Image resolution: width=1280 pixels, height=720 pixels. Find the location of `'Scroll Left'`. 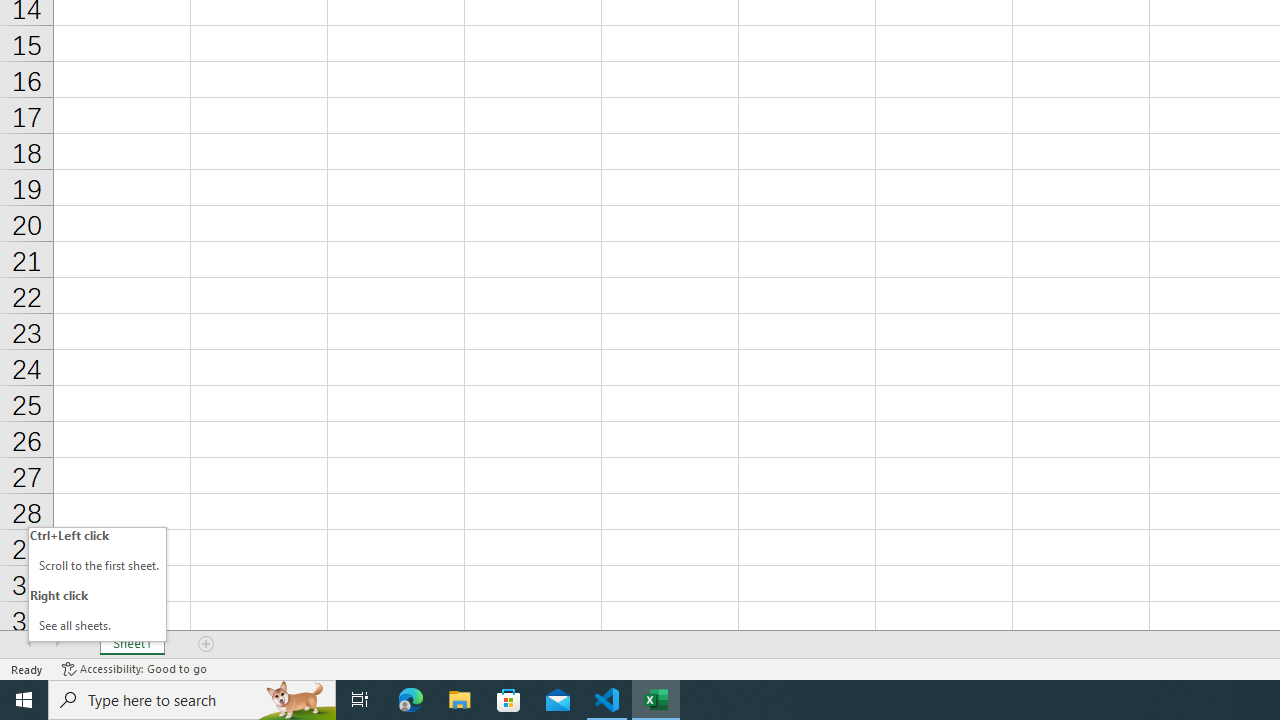

'Scroll Left' is located at coordinates (29, 644).